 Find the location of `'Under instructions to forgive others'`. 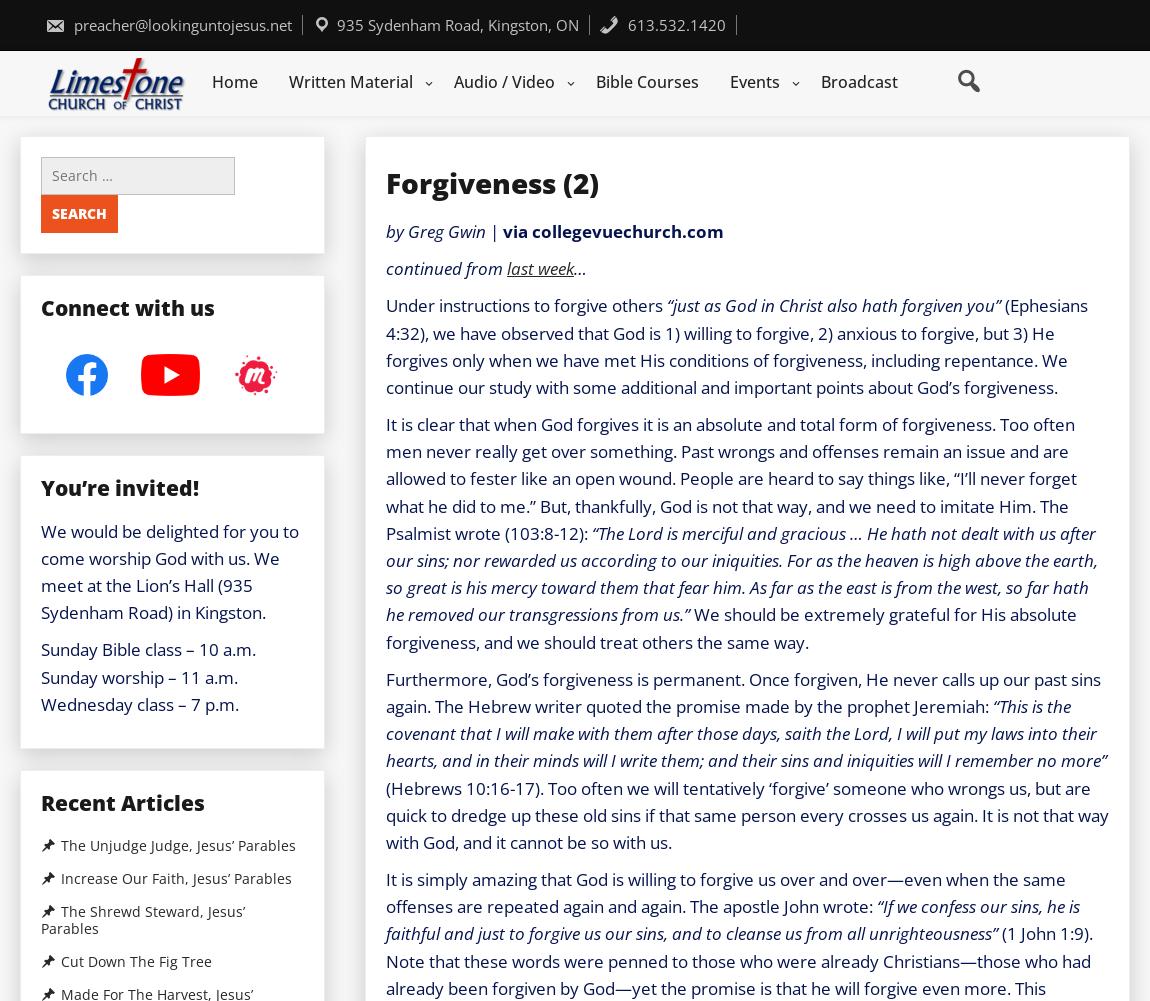

'Under instructions to forgive others' is located at coordinates (526, 305).